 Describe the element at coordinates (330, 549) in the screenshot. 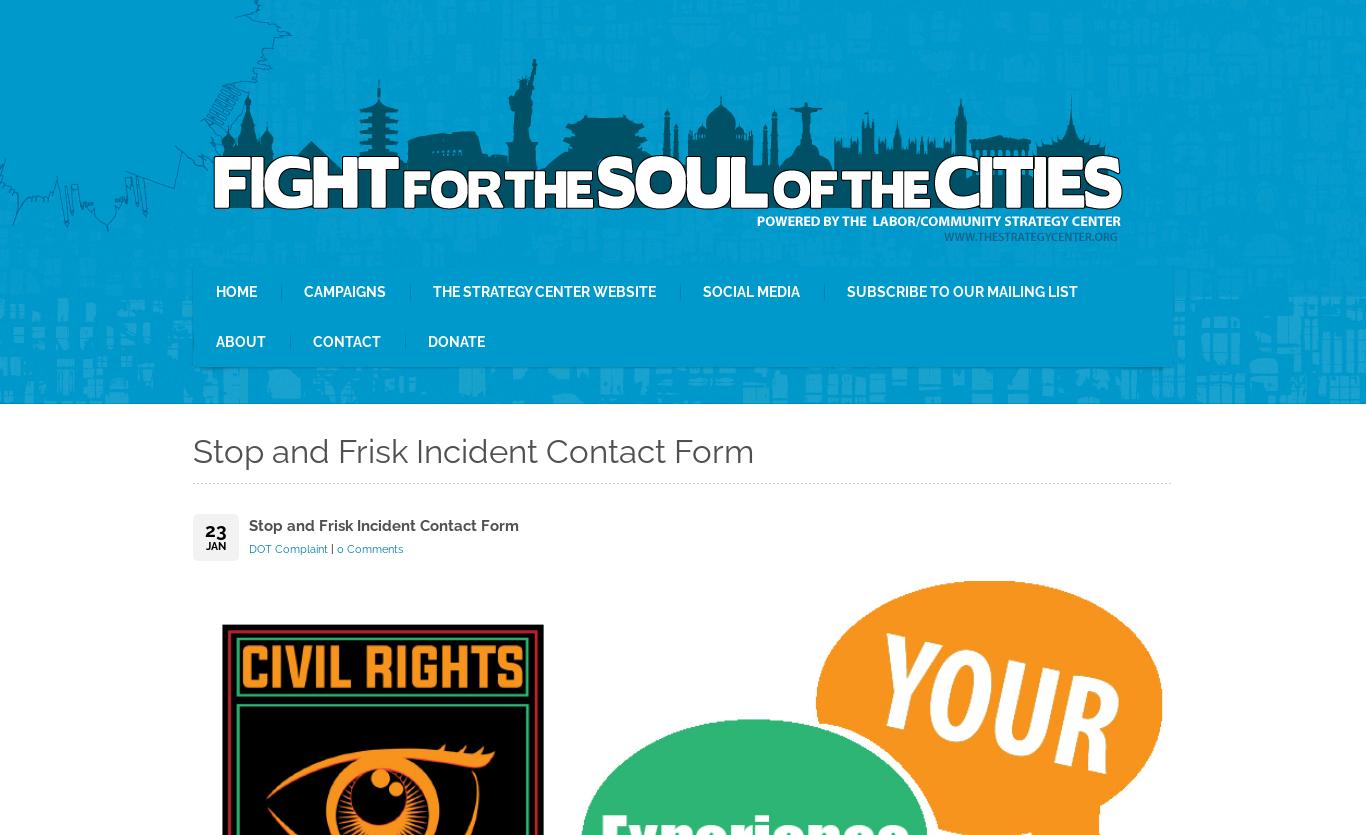

I see `'|'` at that location.